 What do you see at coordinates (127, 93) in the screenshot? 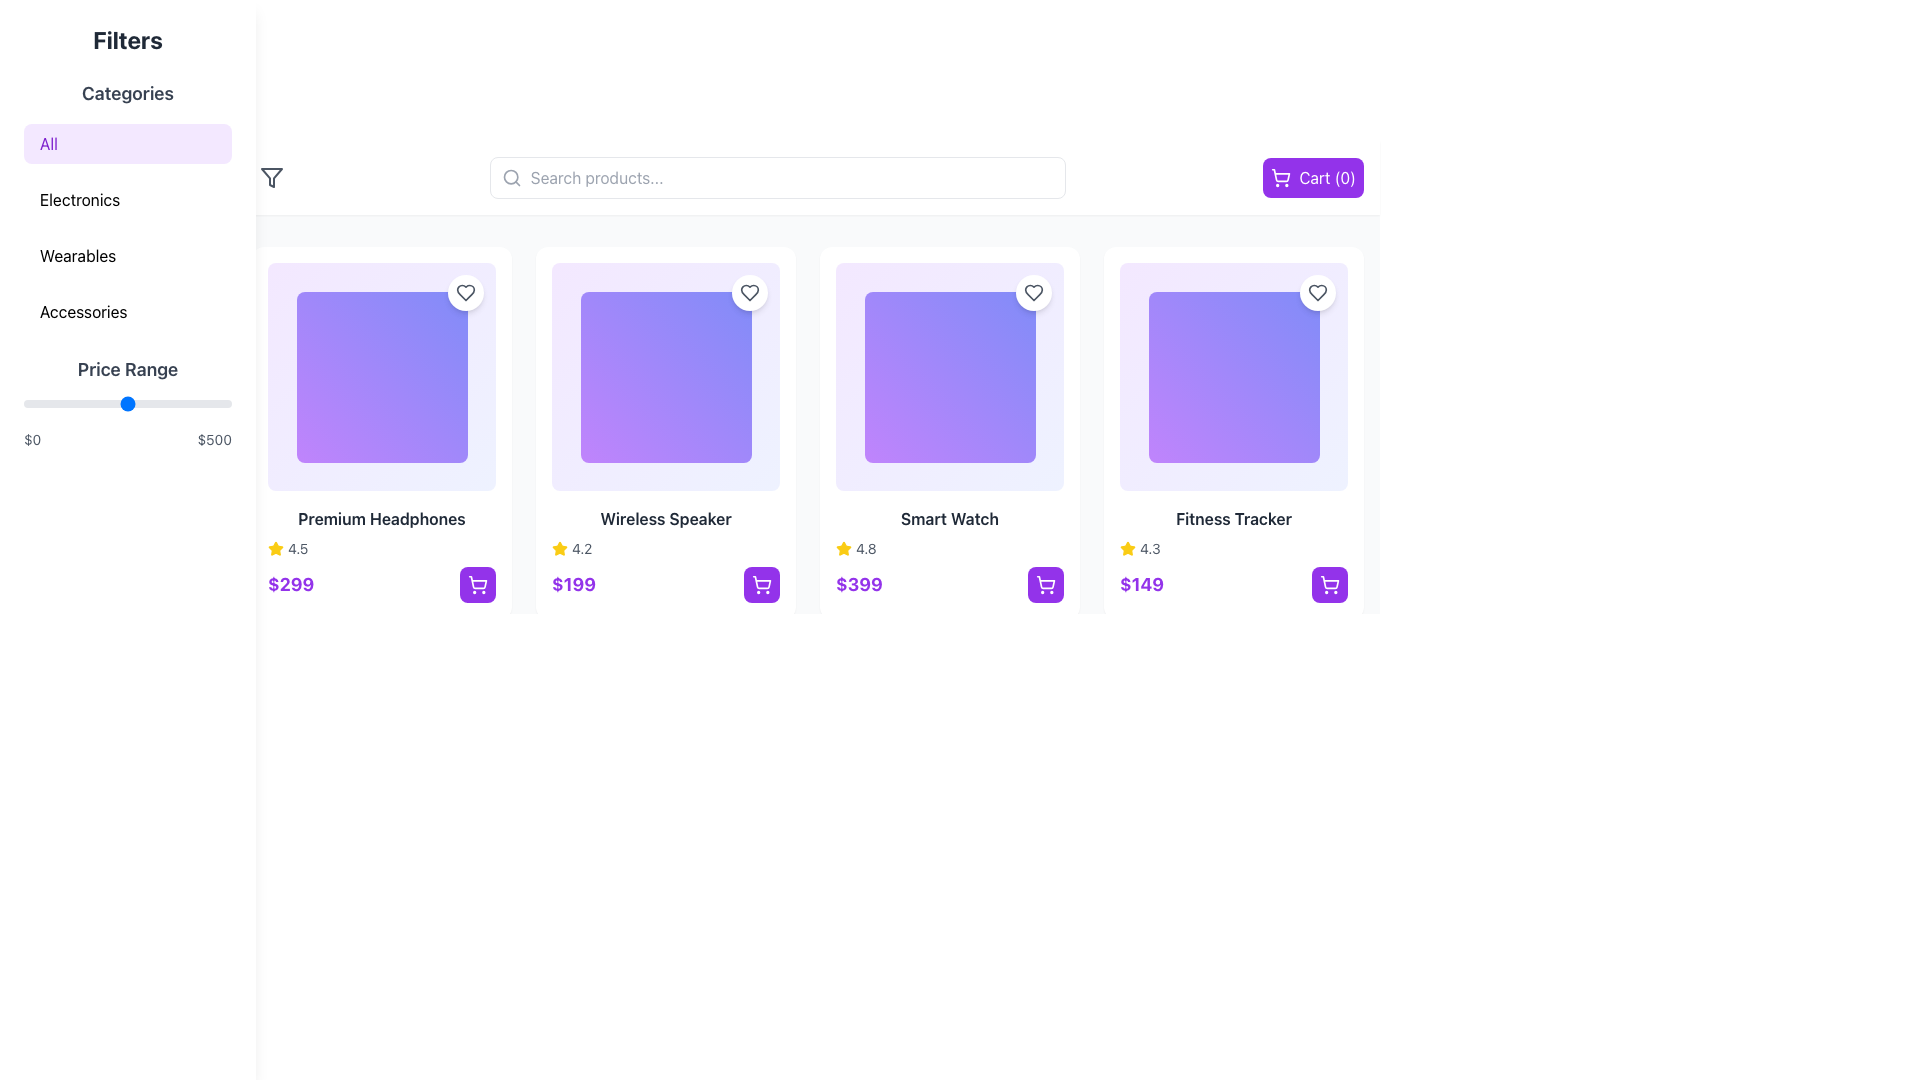
I see `the Text header located at the top of the filtering options in the left sidebar, which introduces the grouped options below it` at bounding box center [127, 93].